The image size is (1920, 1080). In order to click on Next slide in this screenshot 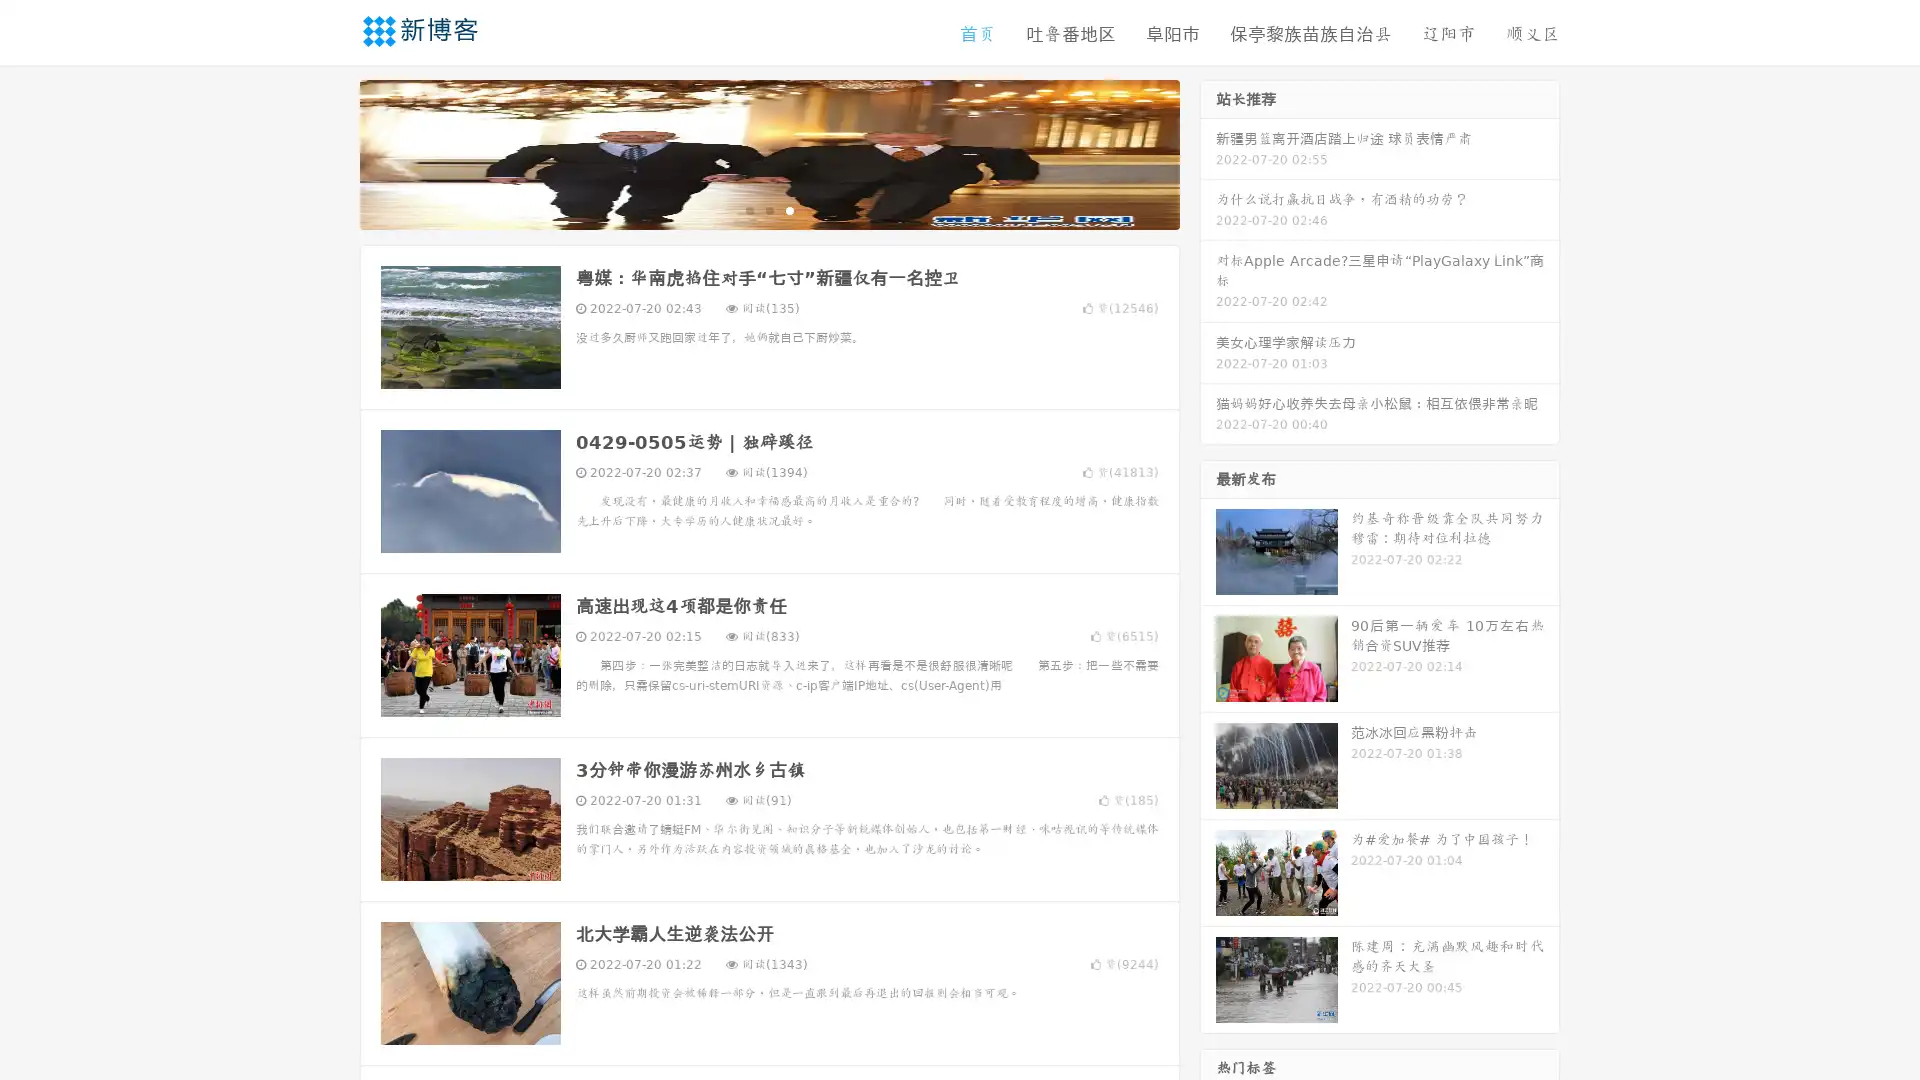, I will do `click(1208, 168)`.